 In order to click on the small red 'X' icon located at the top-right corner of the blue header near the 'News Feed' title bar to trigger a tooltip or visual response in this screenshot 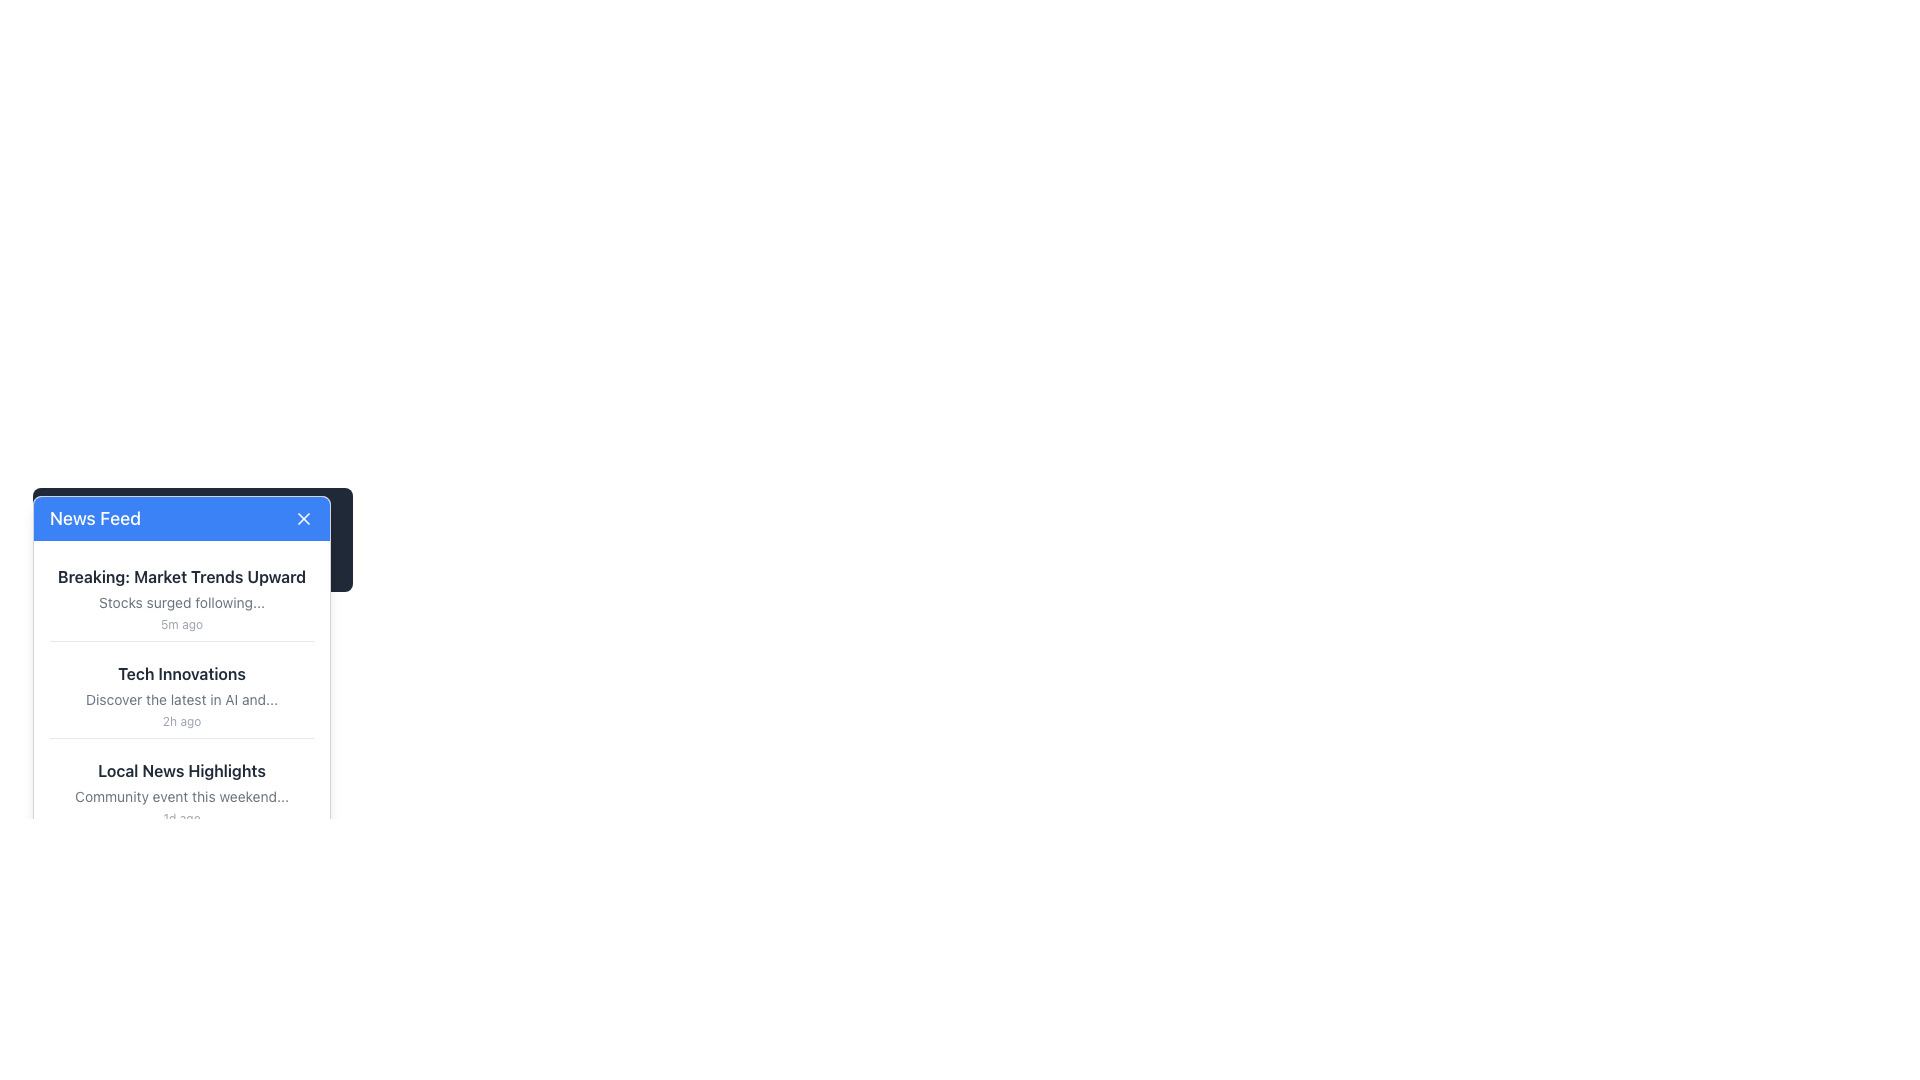, I will do `click(303, 518)`.